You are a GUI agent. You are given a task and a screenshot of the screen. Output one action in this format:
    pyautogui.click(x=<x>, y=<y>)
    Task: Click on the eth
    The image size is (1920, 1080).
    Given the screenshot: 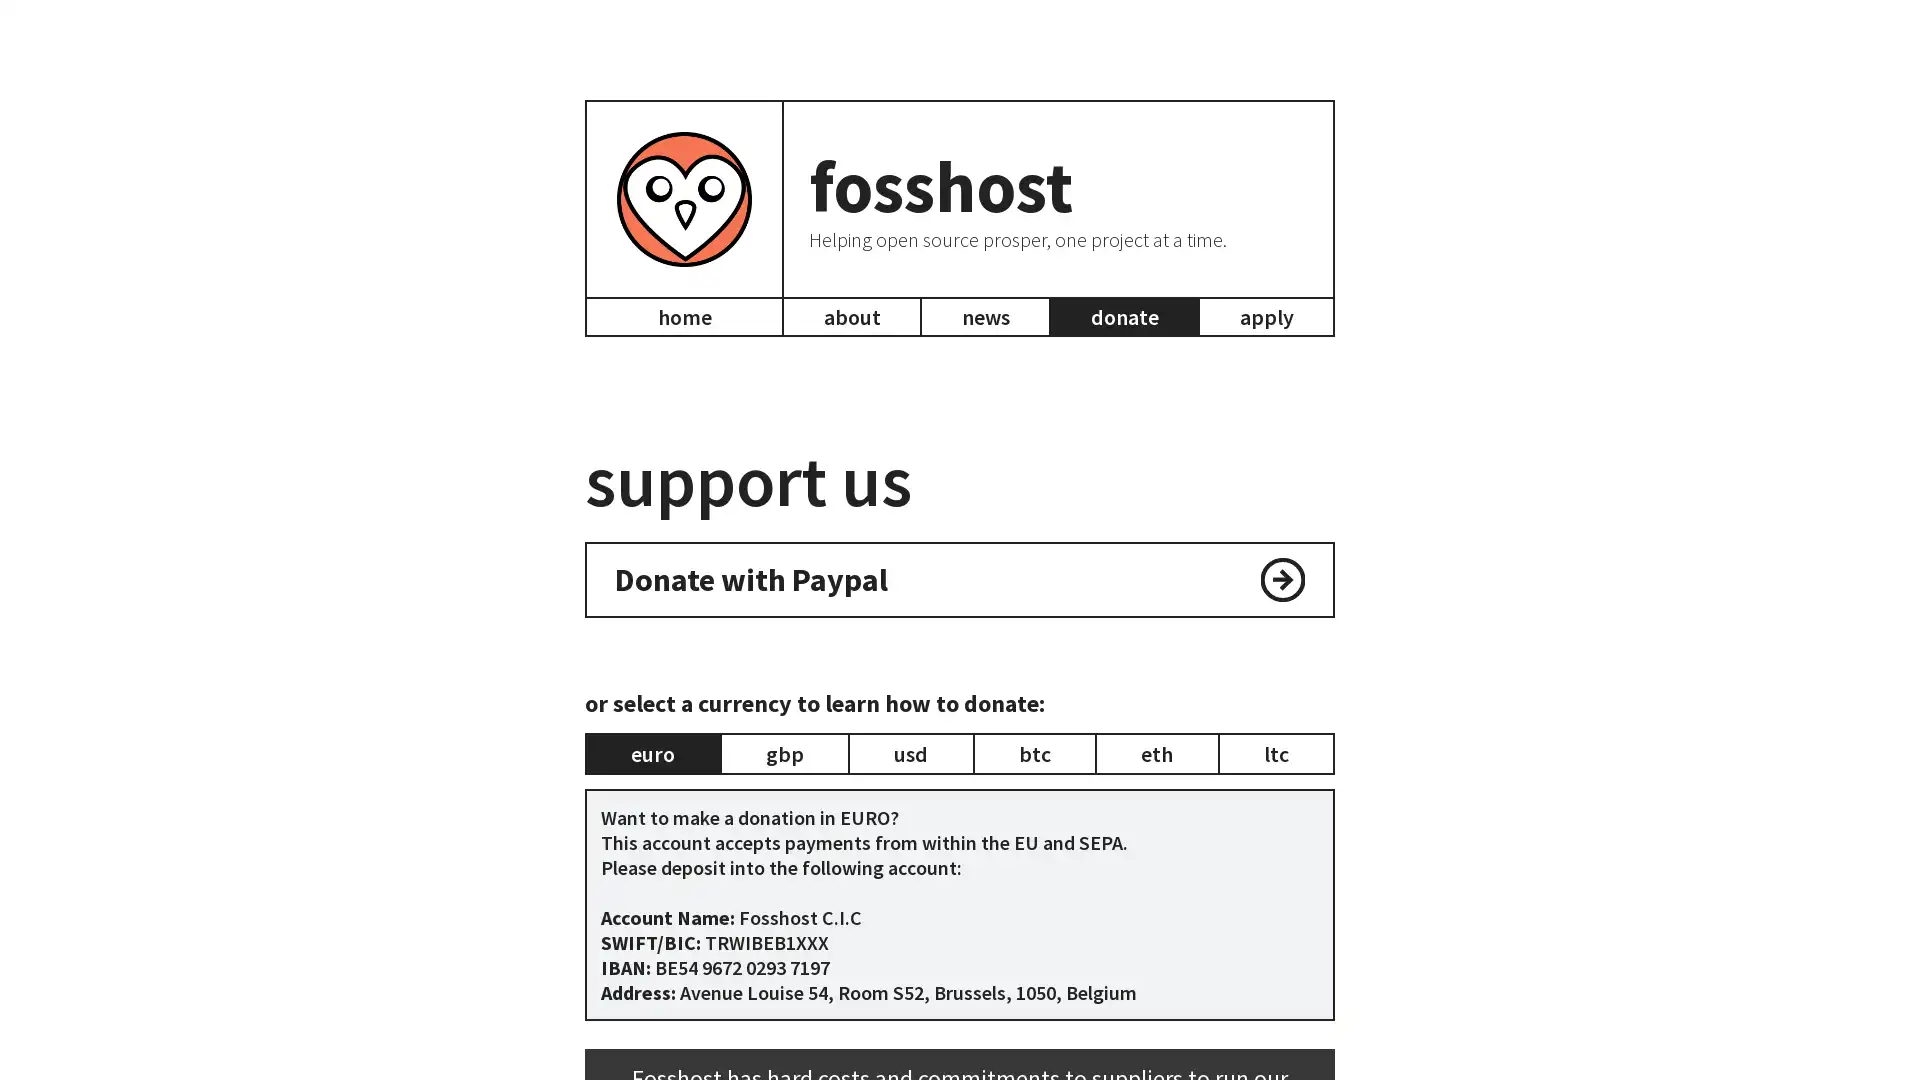 What is the action you would take?
    pyautogui.click(x=1156, y=753)
    